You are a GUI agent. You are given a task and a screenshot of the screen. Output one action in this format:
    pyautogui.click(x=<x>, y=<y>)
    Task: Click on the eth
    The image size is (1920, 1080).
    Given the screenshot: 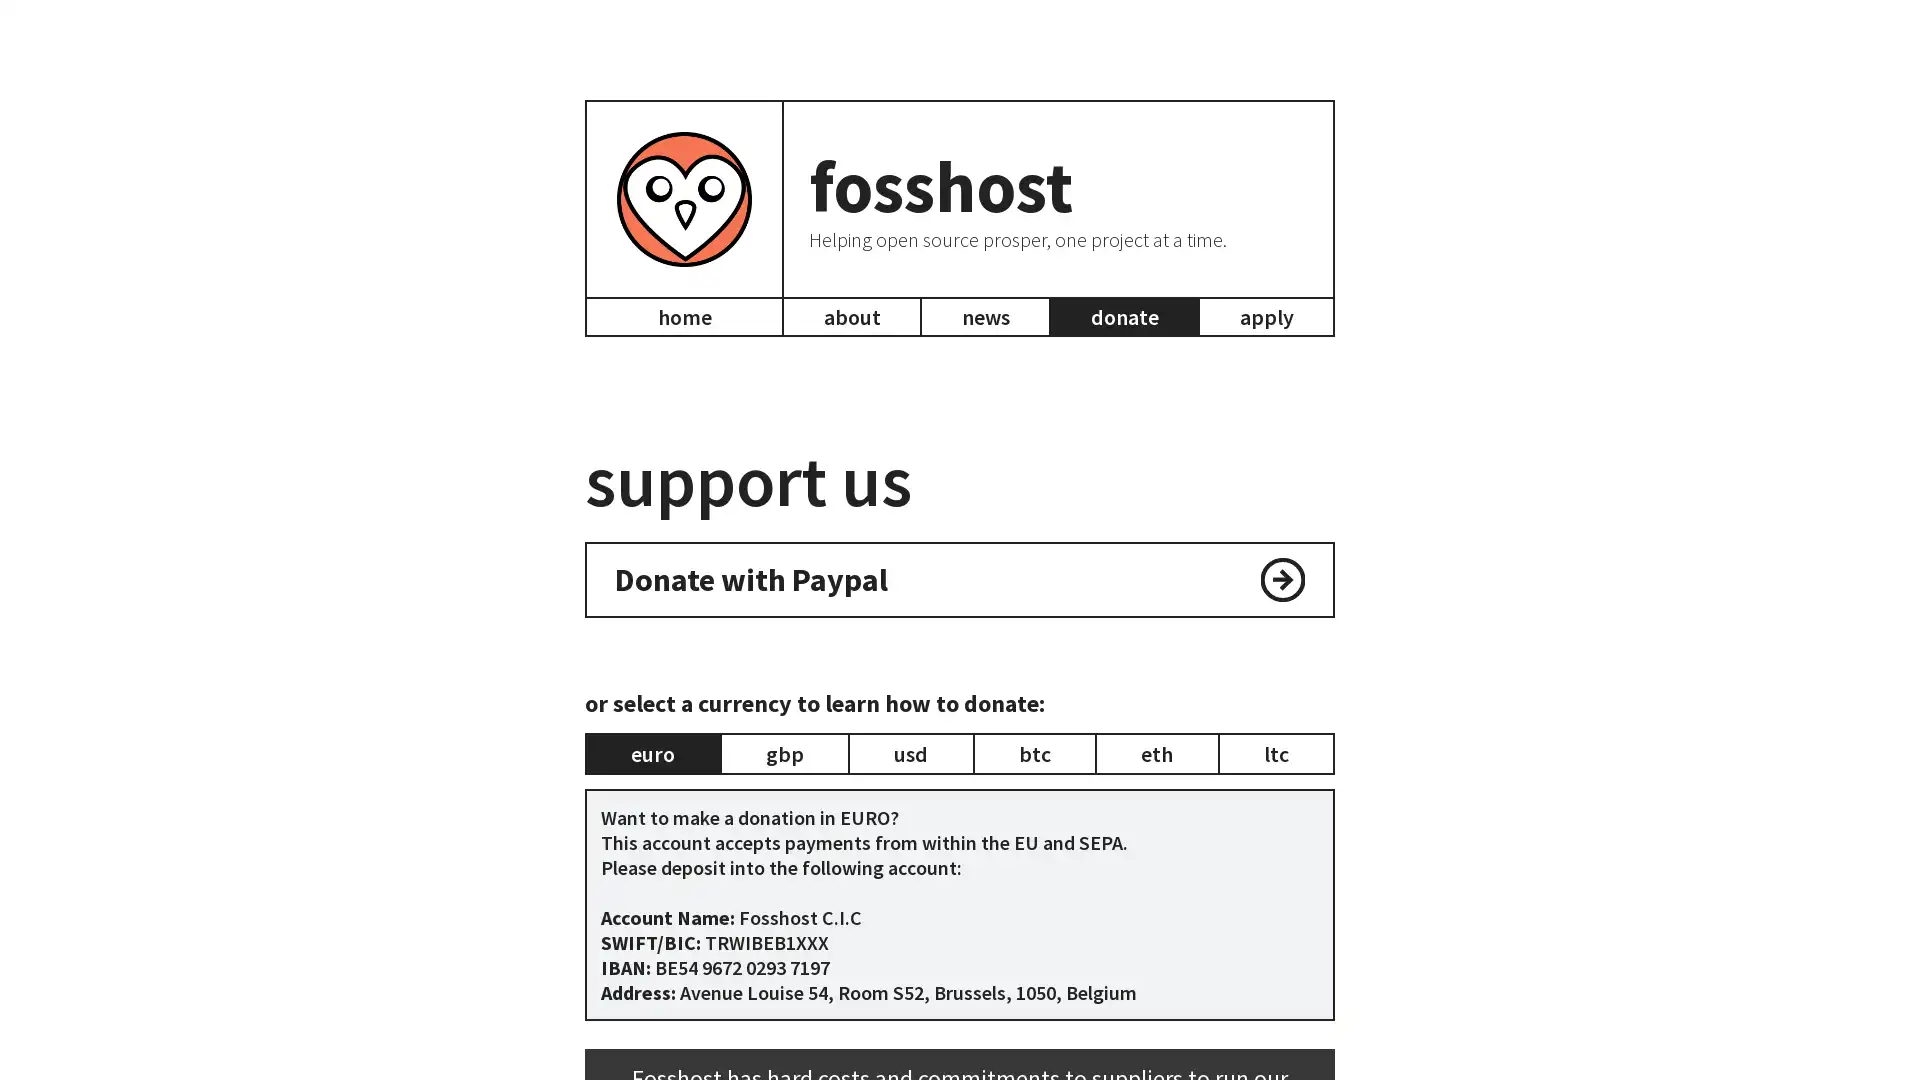 What is the action you would take?
    pyautogui.click(x=1156, y=753)
    